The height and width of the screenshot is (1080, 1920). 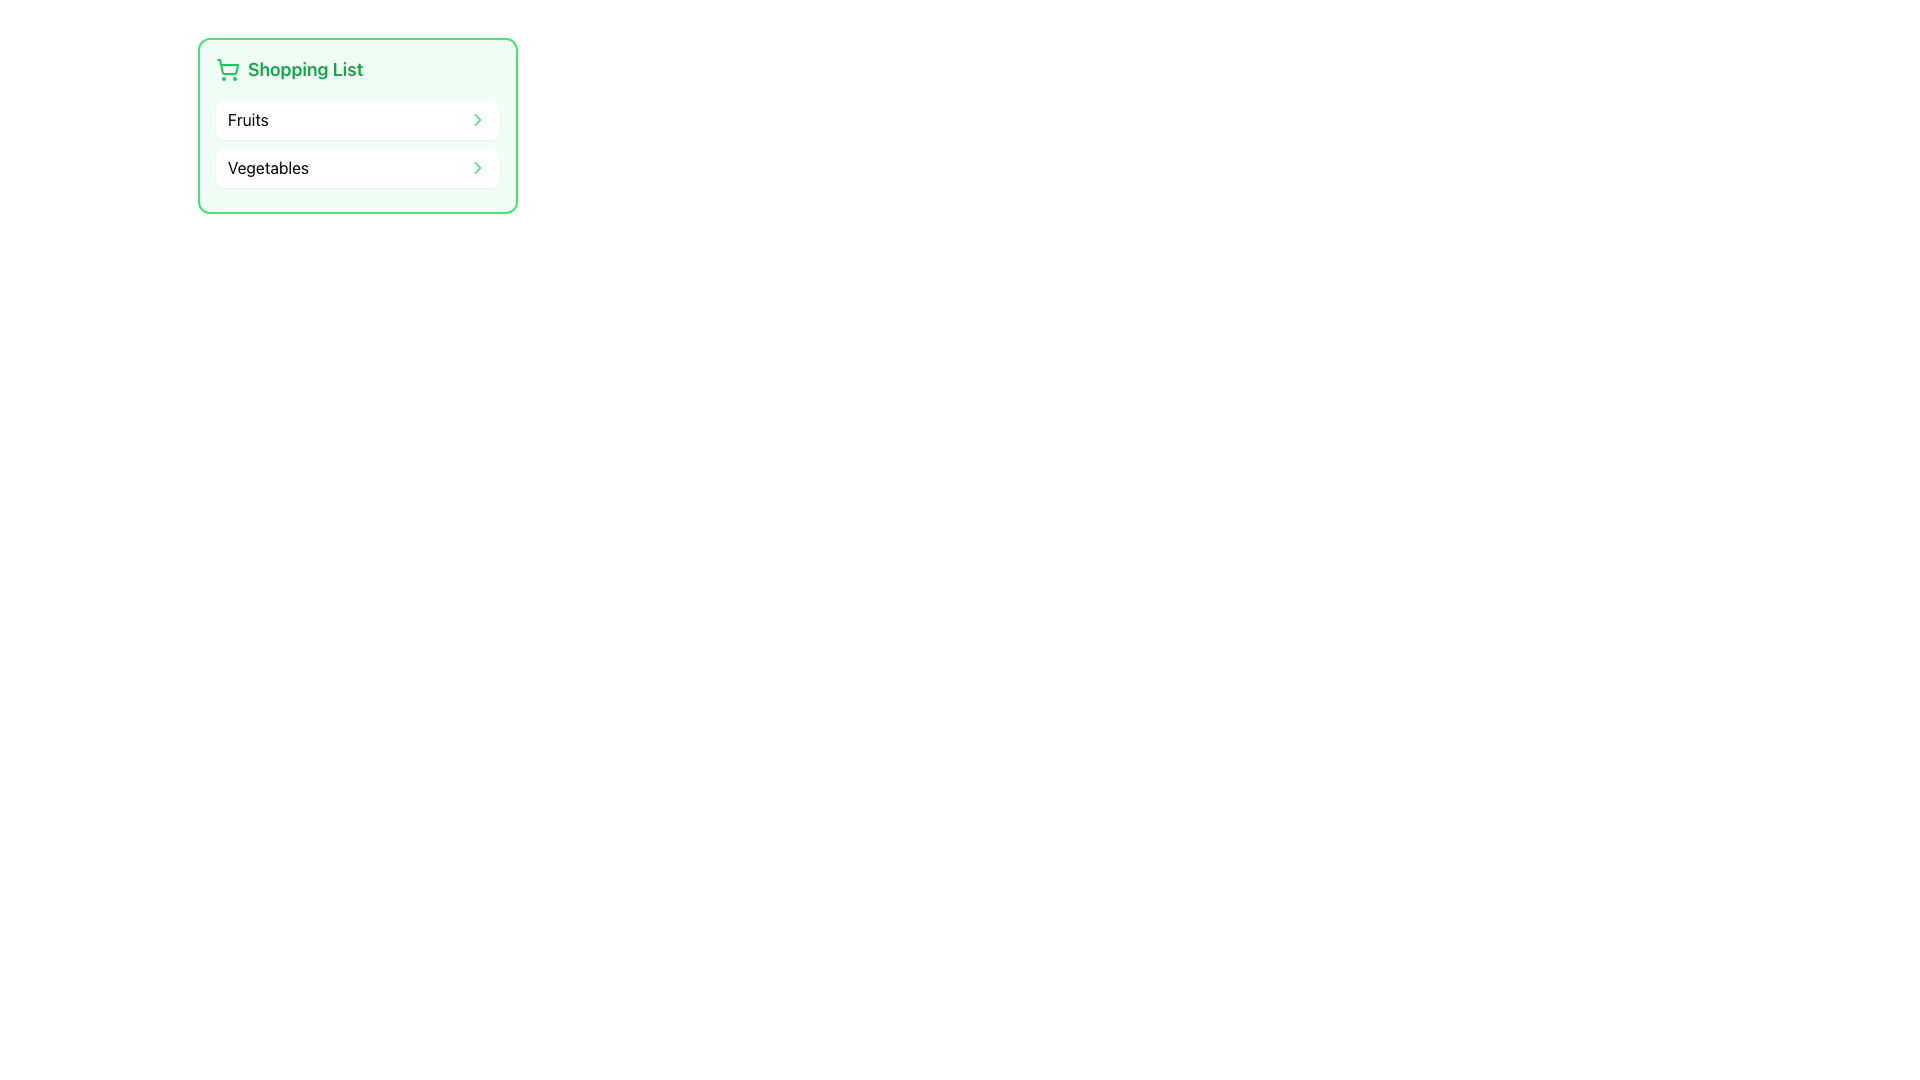 What do you see at coordinates (227, 68) in the screenshot?
I see `the shopping cart icon styled with a green stroke located to the left of the 'Shopping List' text` at bounding box center [227, 68].